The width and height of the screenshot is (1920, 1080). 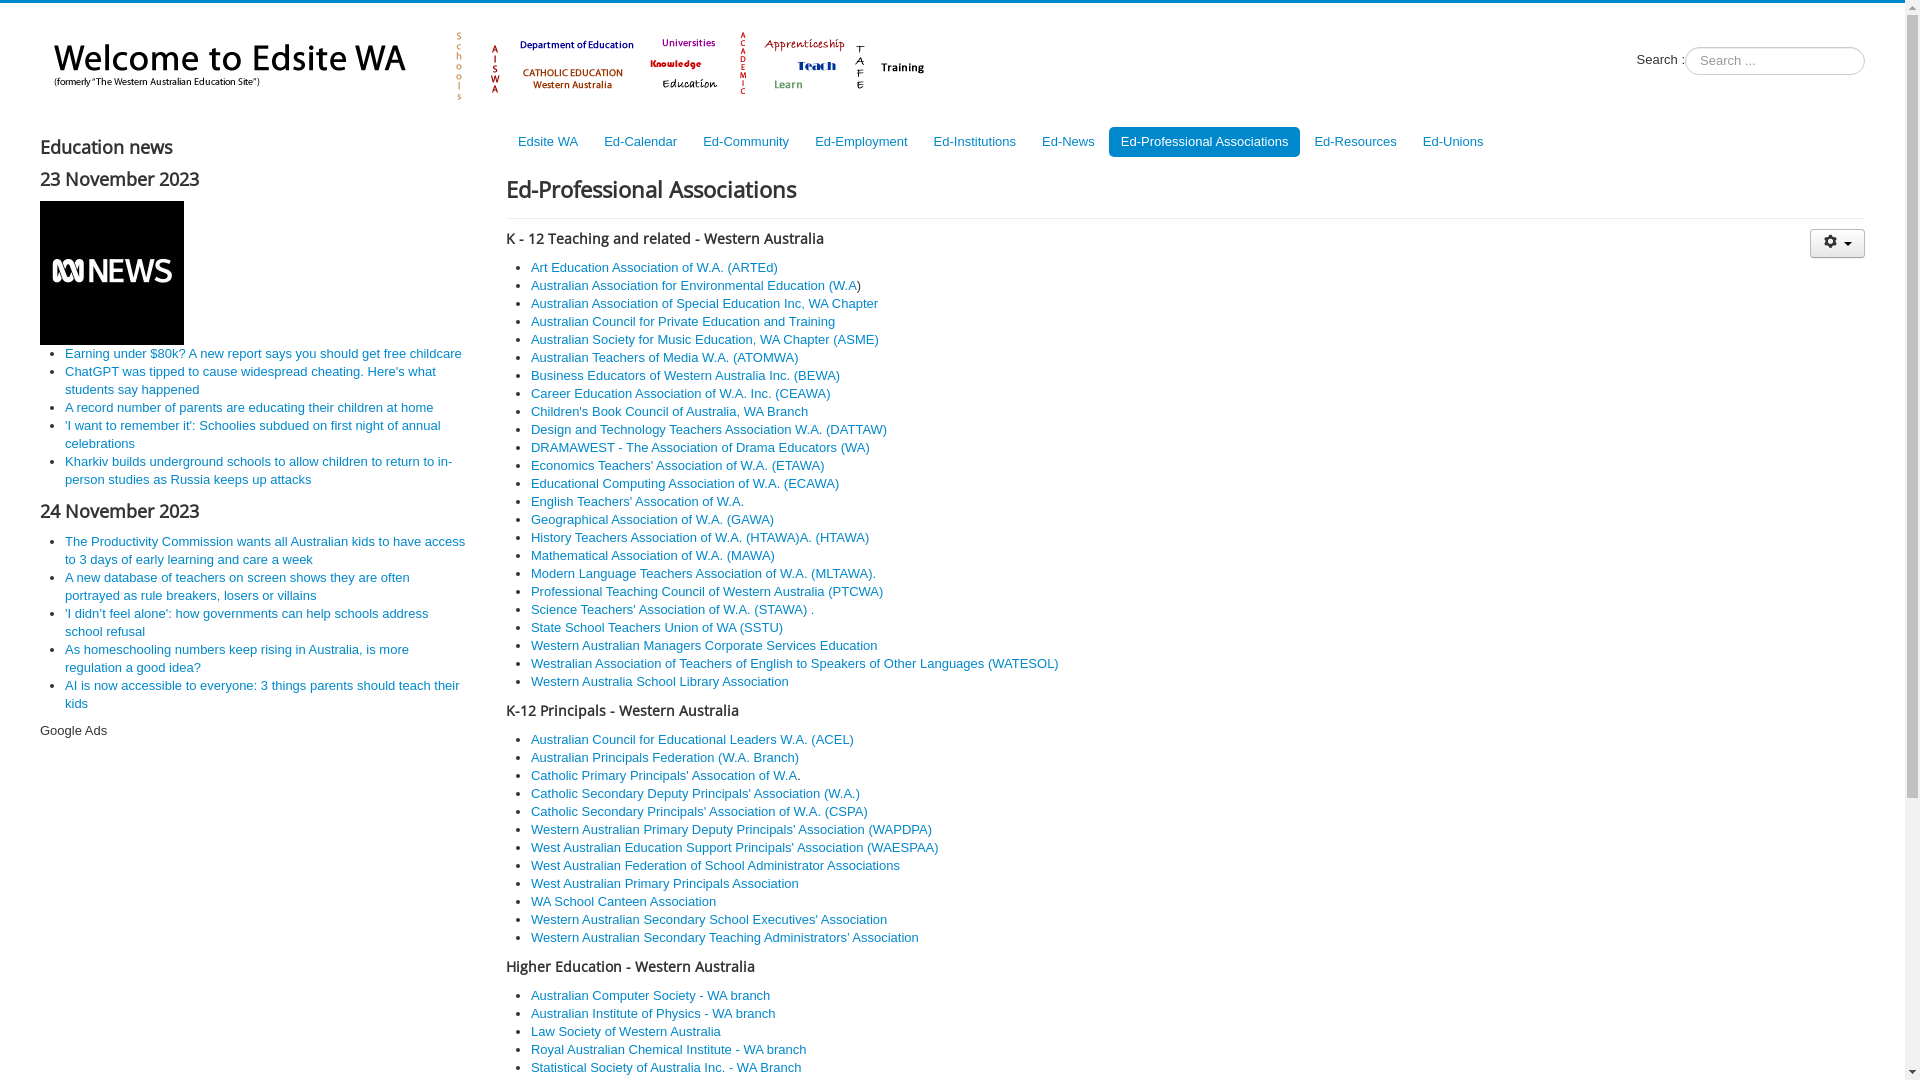 What do you see at coordinates (665, 882) in the screenshot?
I see `'West Australian Primary Principals Association'` at bounding box center [665, 882].